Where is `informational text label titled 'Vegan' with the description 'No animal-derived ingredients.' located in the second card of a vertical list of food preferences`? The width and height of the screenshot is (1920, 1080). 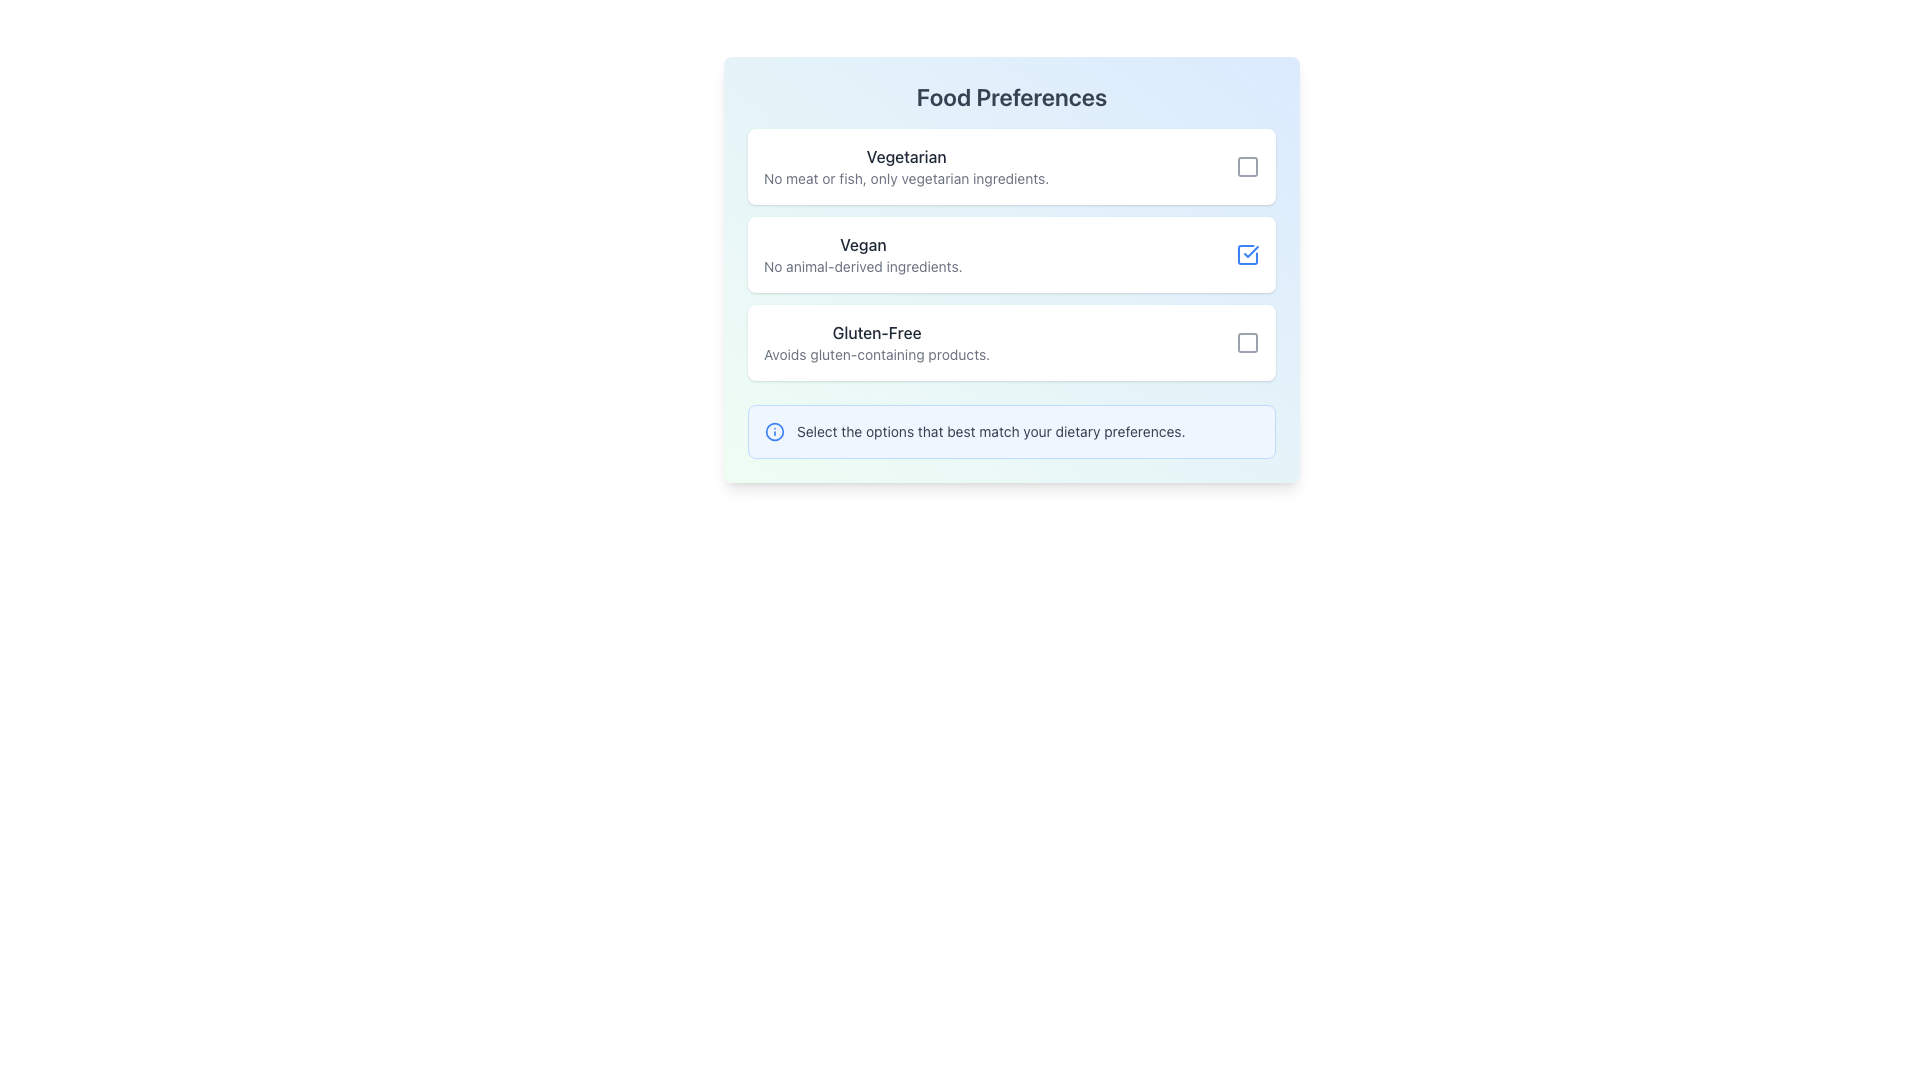
informational text label titled 'Vegan' with the description 'No animal-derived ingredients.' located in the second card of a vertical list of food preferences is located at coordinates (863, 253).